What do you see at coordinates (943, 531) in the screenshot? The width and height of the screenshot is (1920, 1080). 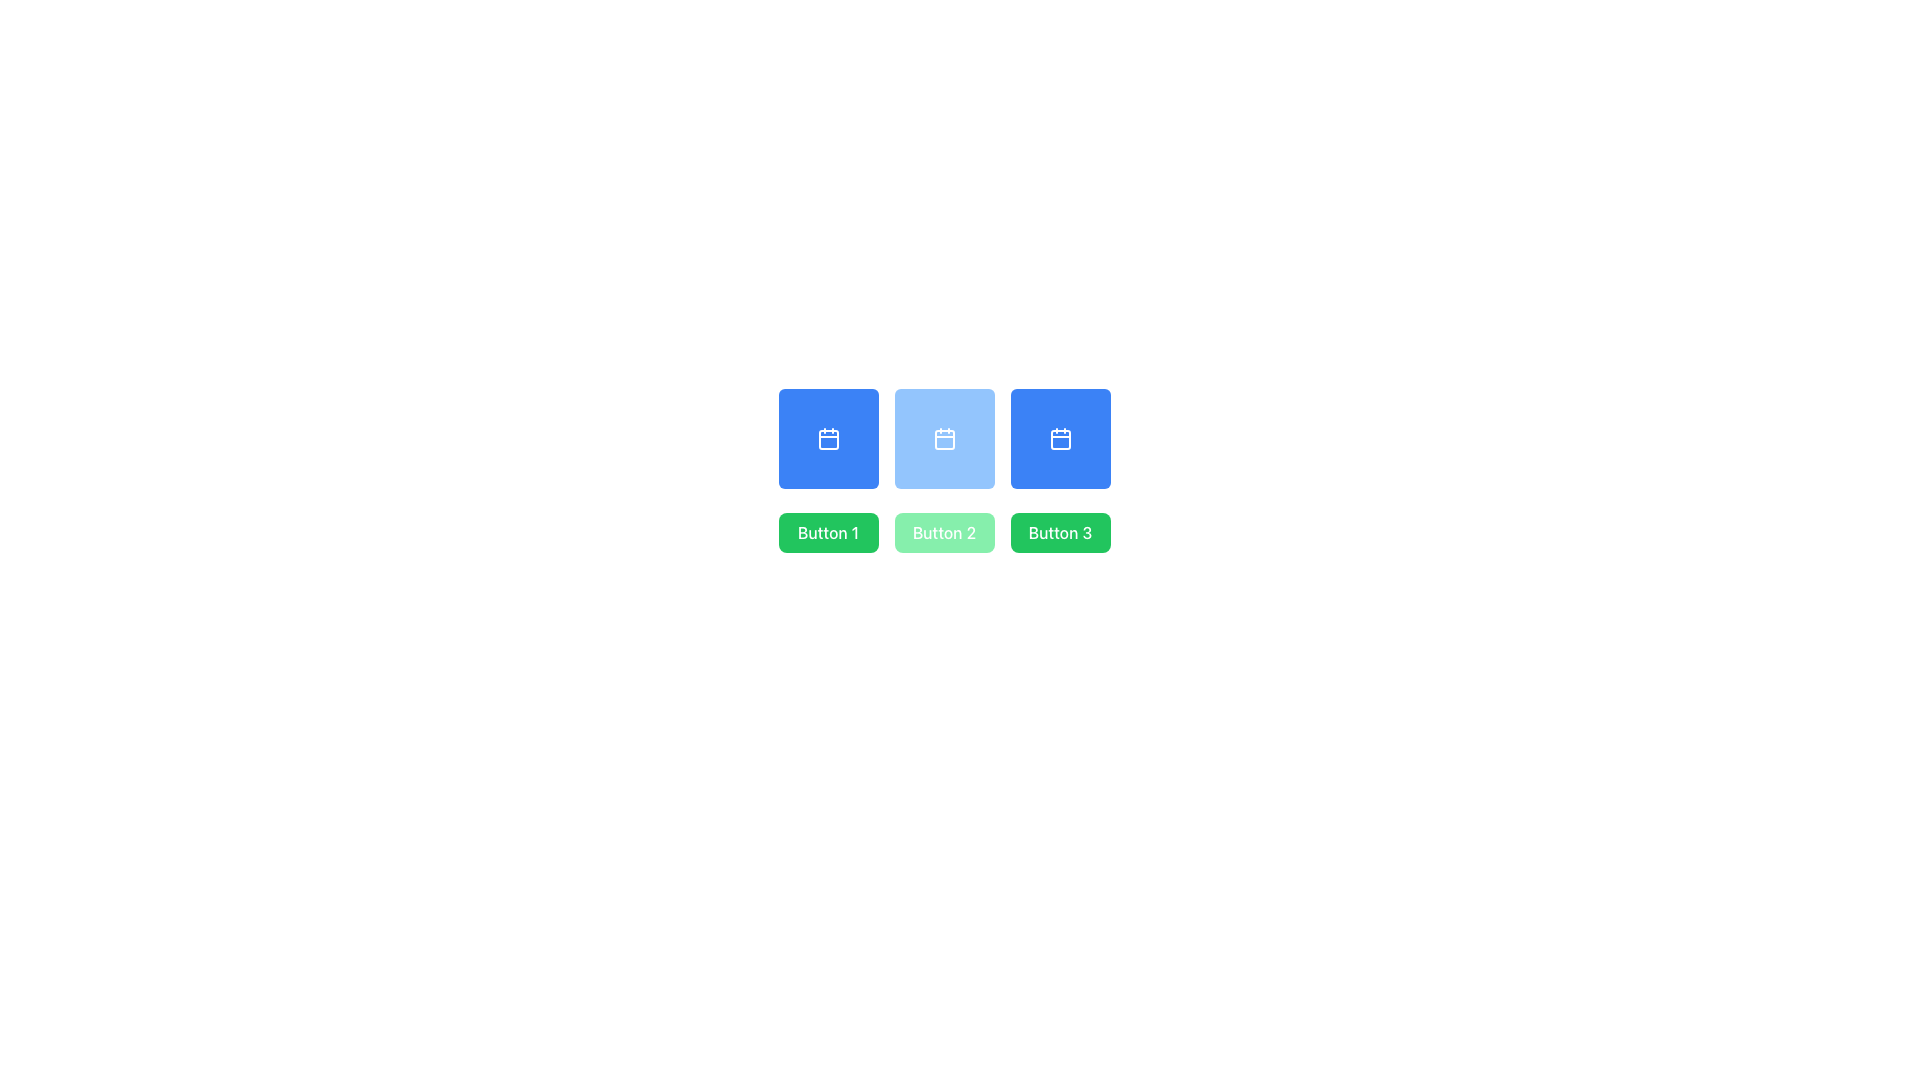 I see `the green button labeled 'Button 2'` at bounding box center [943, 531].